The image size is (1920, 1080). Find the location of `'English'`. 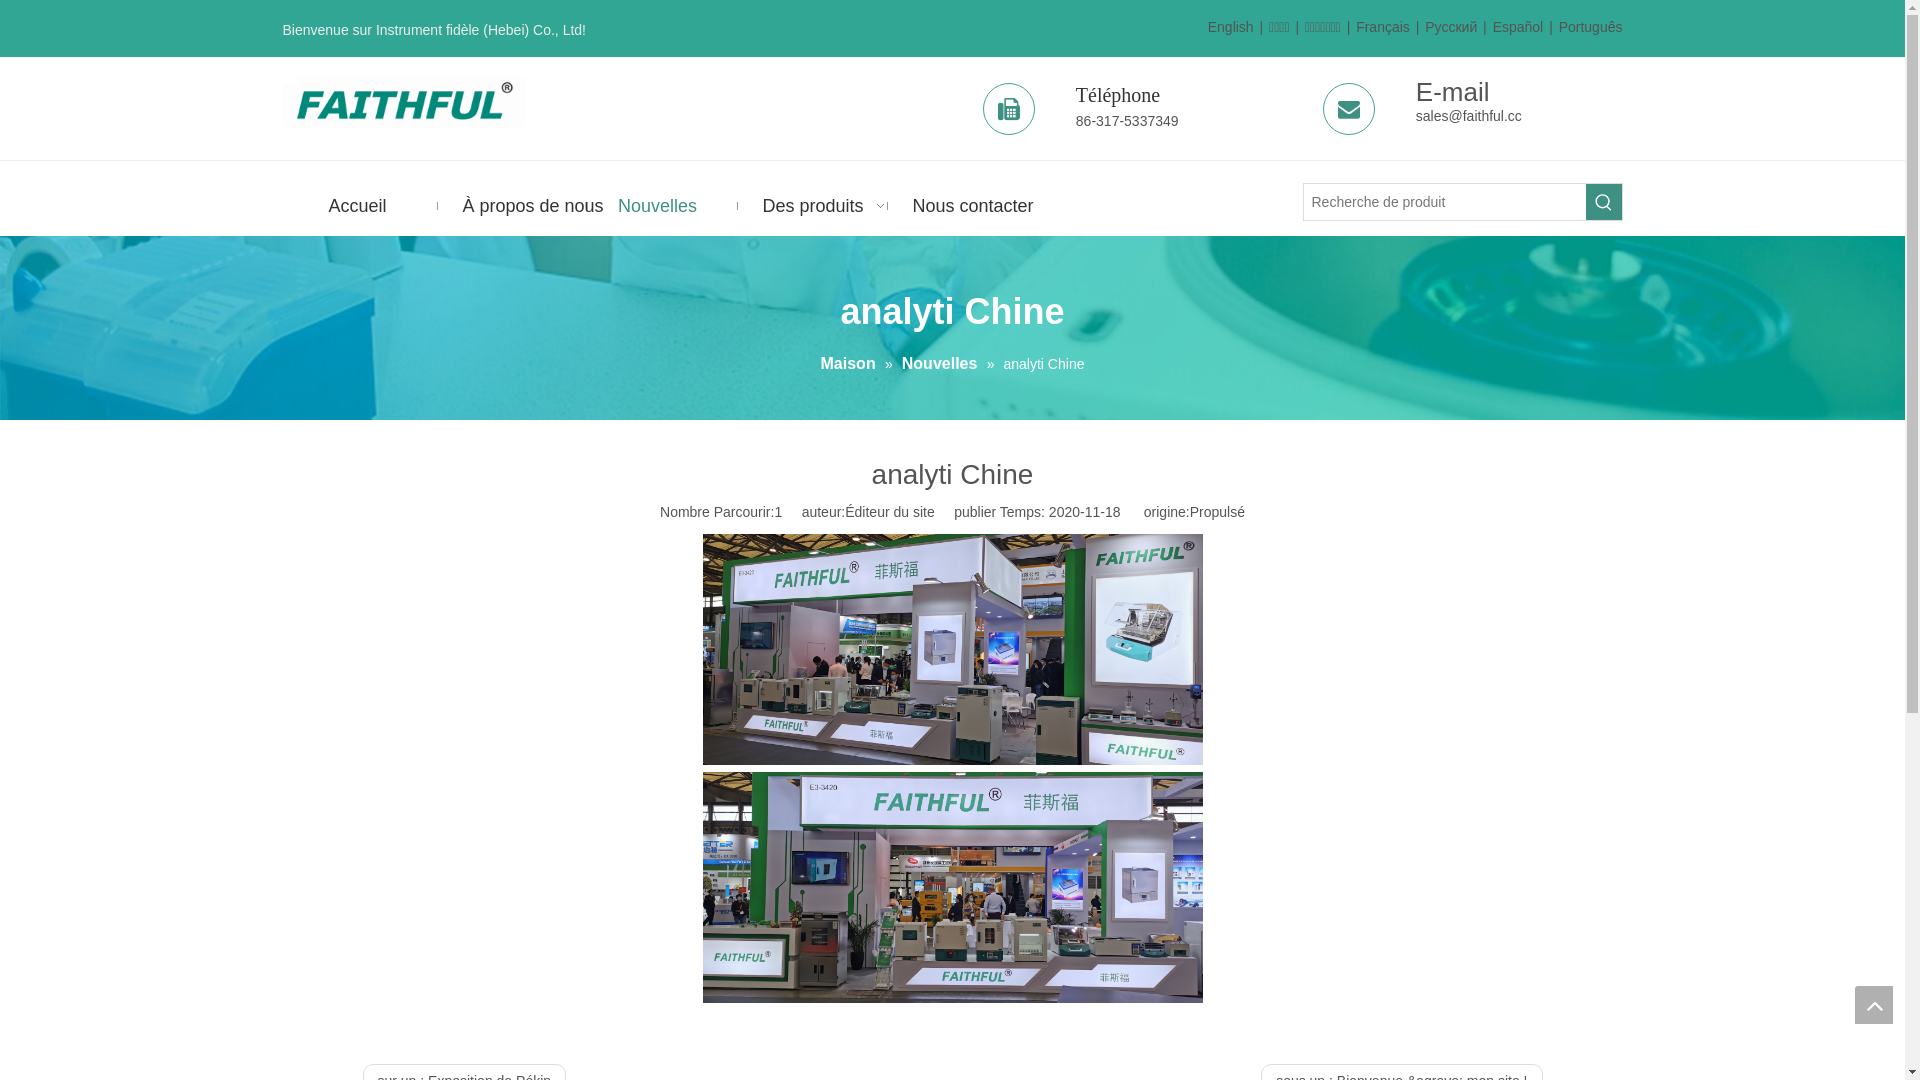

'English' is located at coordinates (1229, 27).